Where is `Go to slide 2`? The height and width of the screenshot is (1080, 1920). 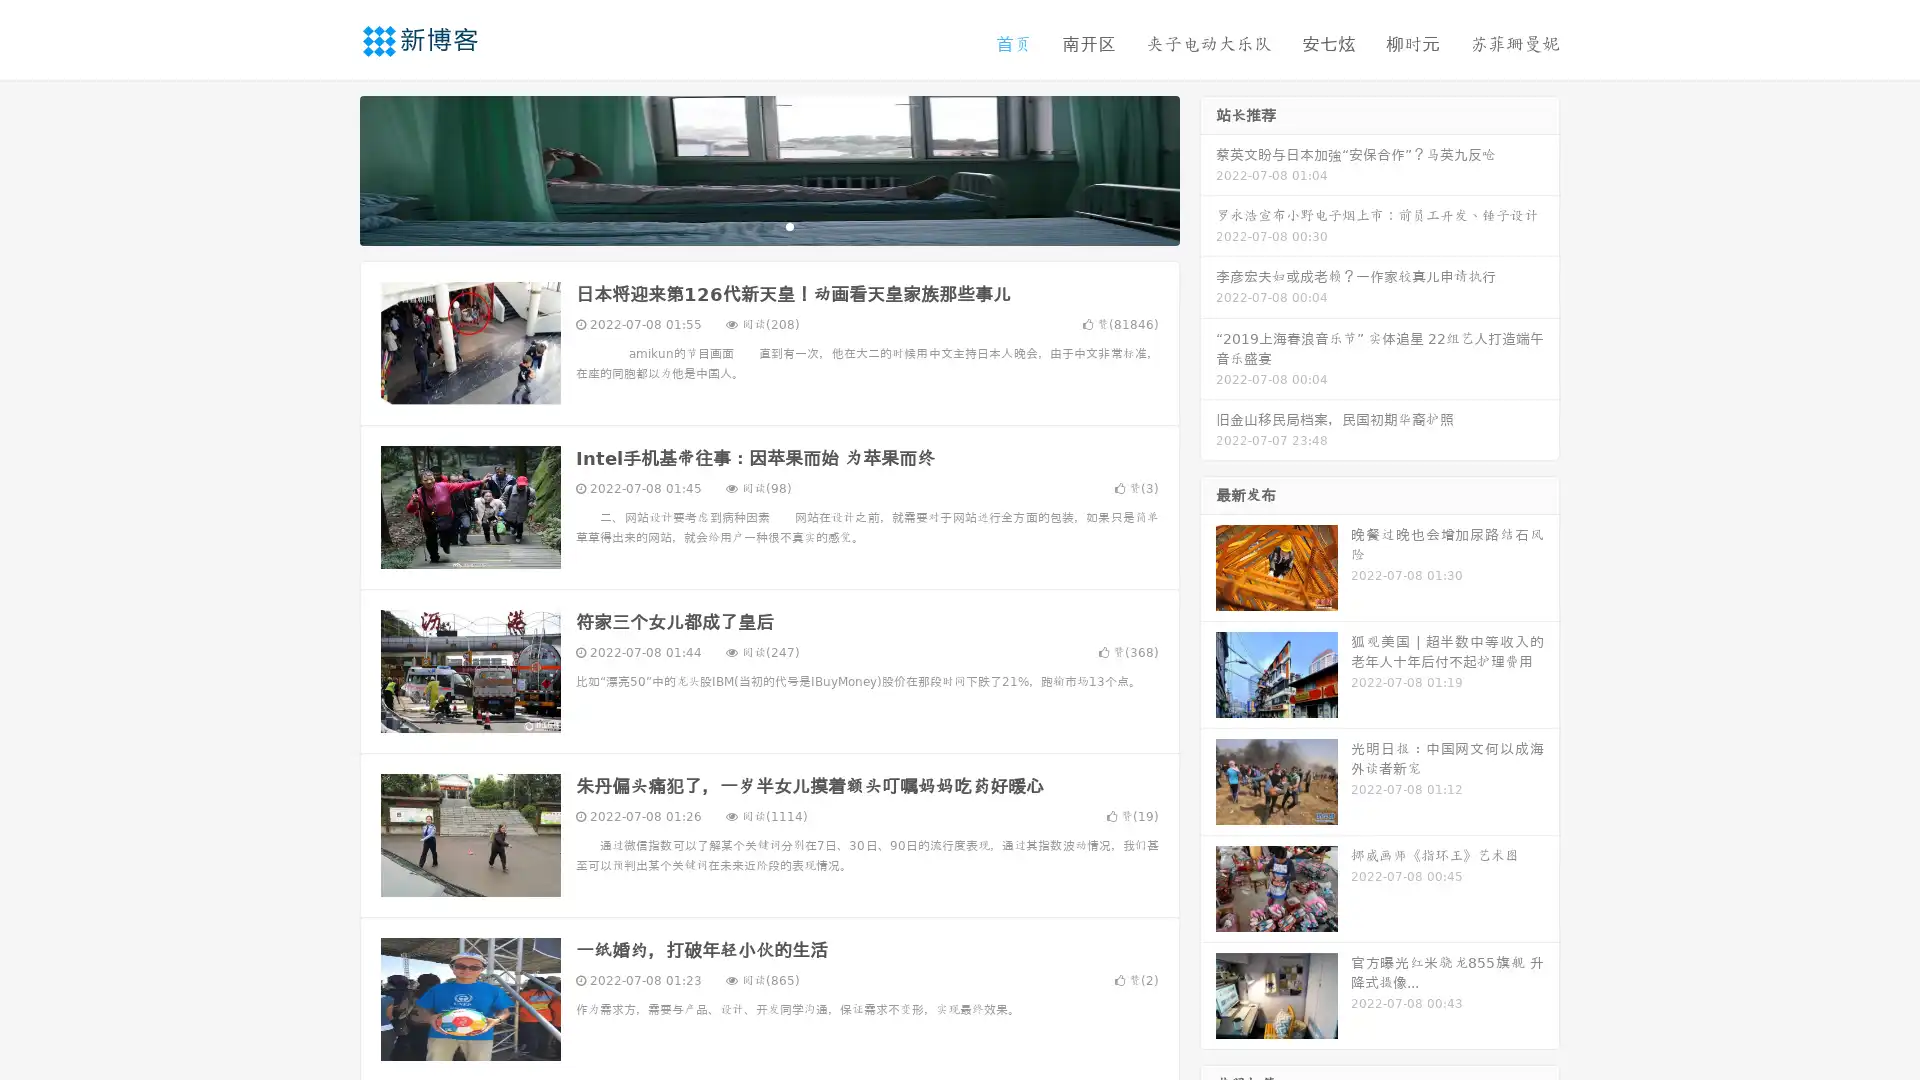
Go to slide 2 is located at coordinates (768, 225).